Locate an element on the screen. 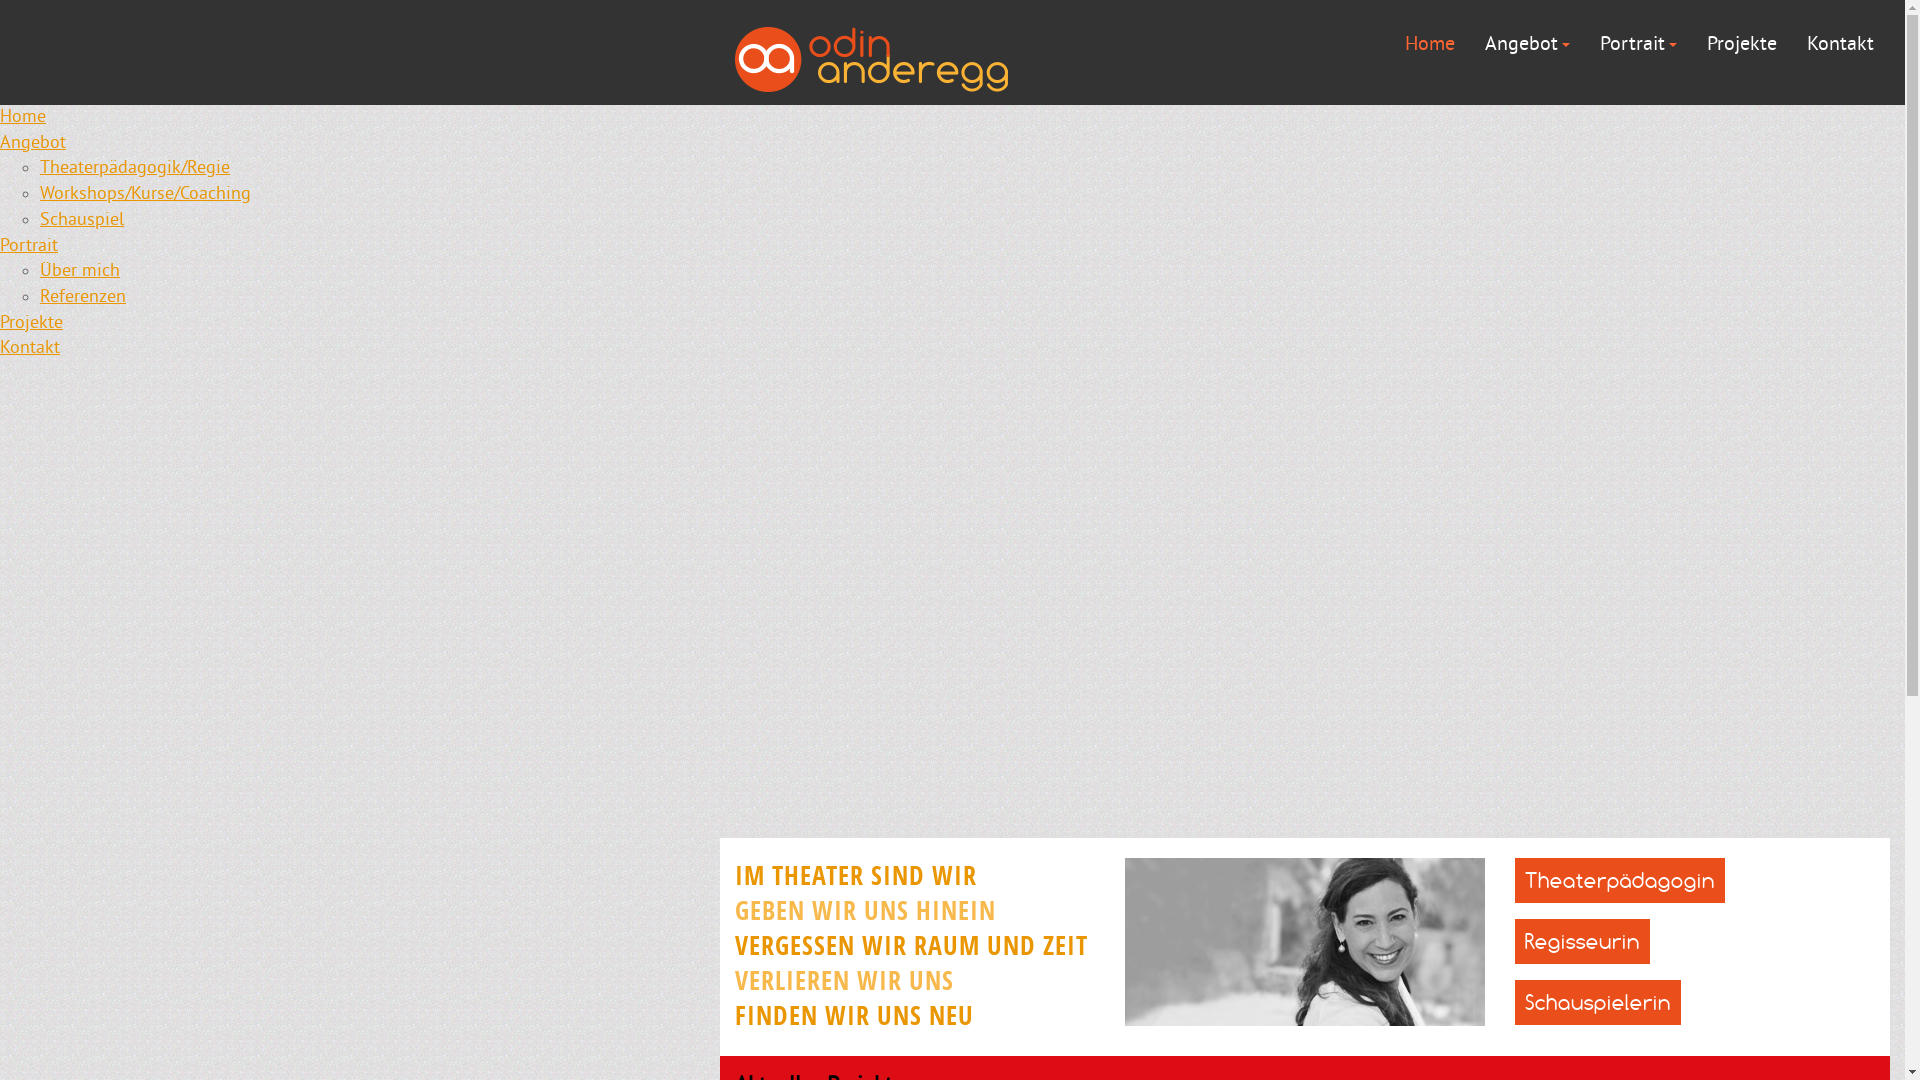 The width and height of the screenshot is (1920, 1080). 'Workshops/Kurse/Coaching' is located at coordinates (144, 194).